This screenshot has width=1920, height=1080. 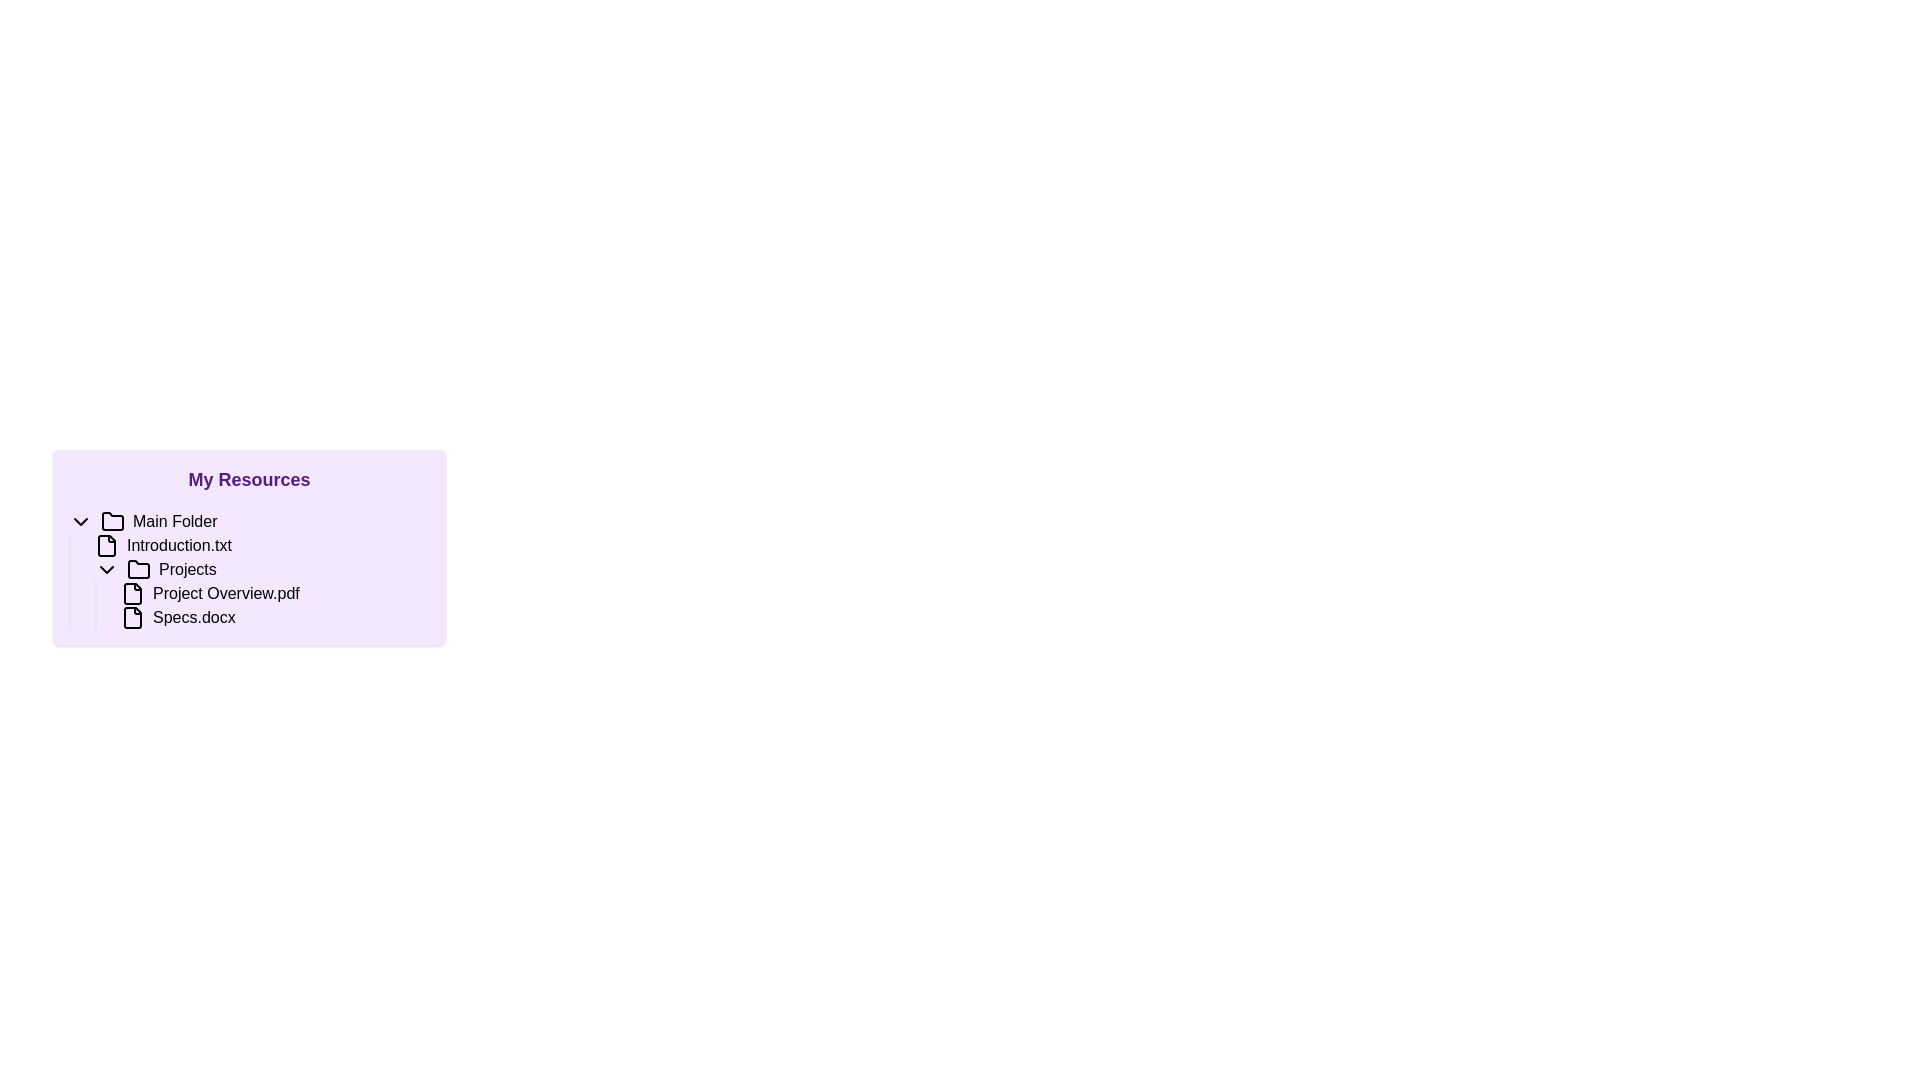 What do you see at coordinates (261, 604) in the screenshot?
I see `on the file list item representing 'Project Overview.pdf' in the Projects folder under My Resources` at bounding box center [261, 604].